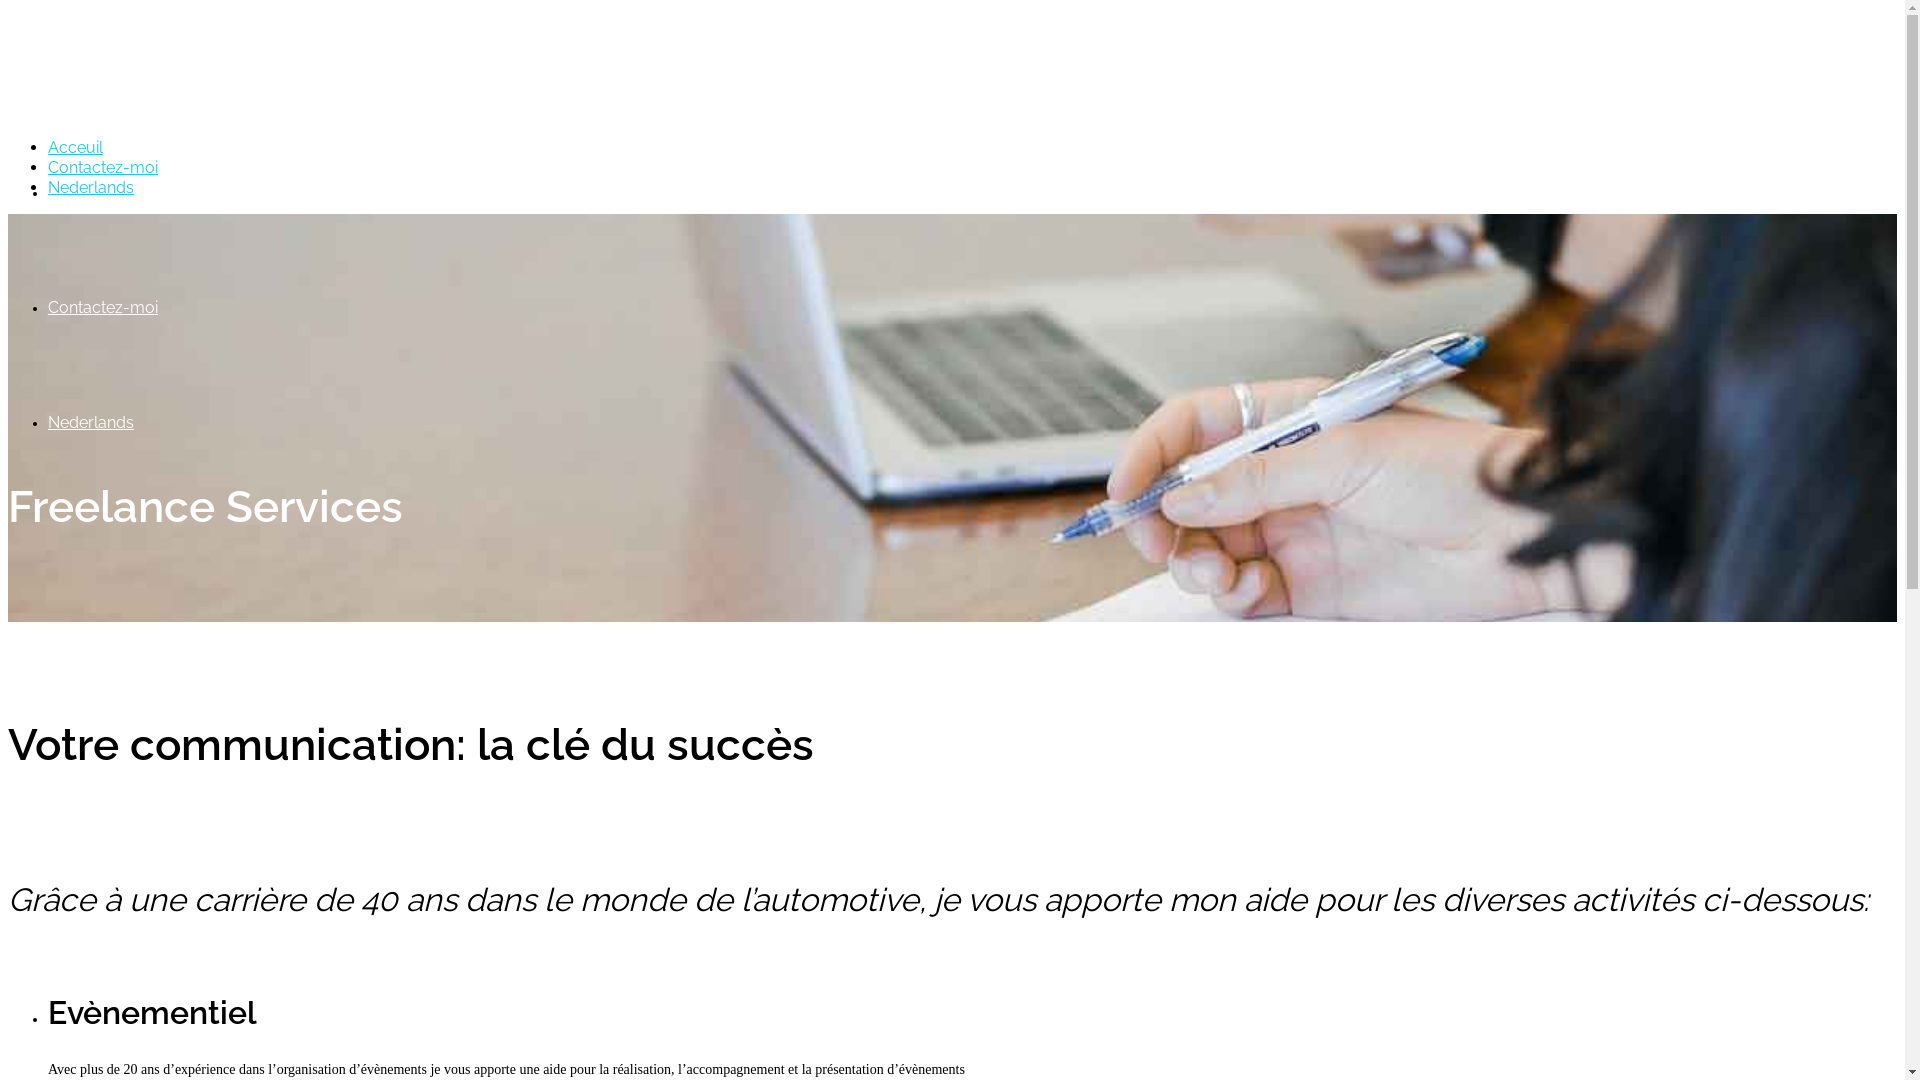 This screenshot has height=1080, width=1920. What do you see at coordinates (101, 307) in the screenshot?
I see `'Contactez-moi'` at bounding box center [101, 307].